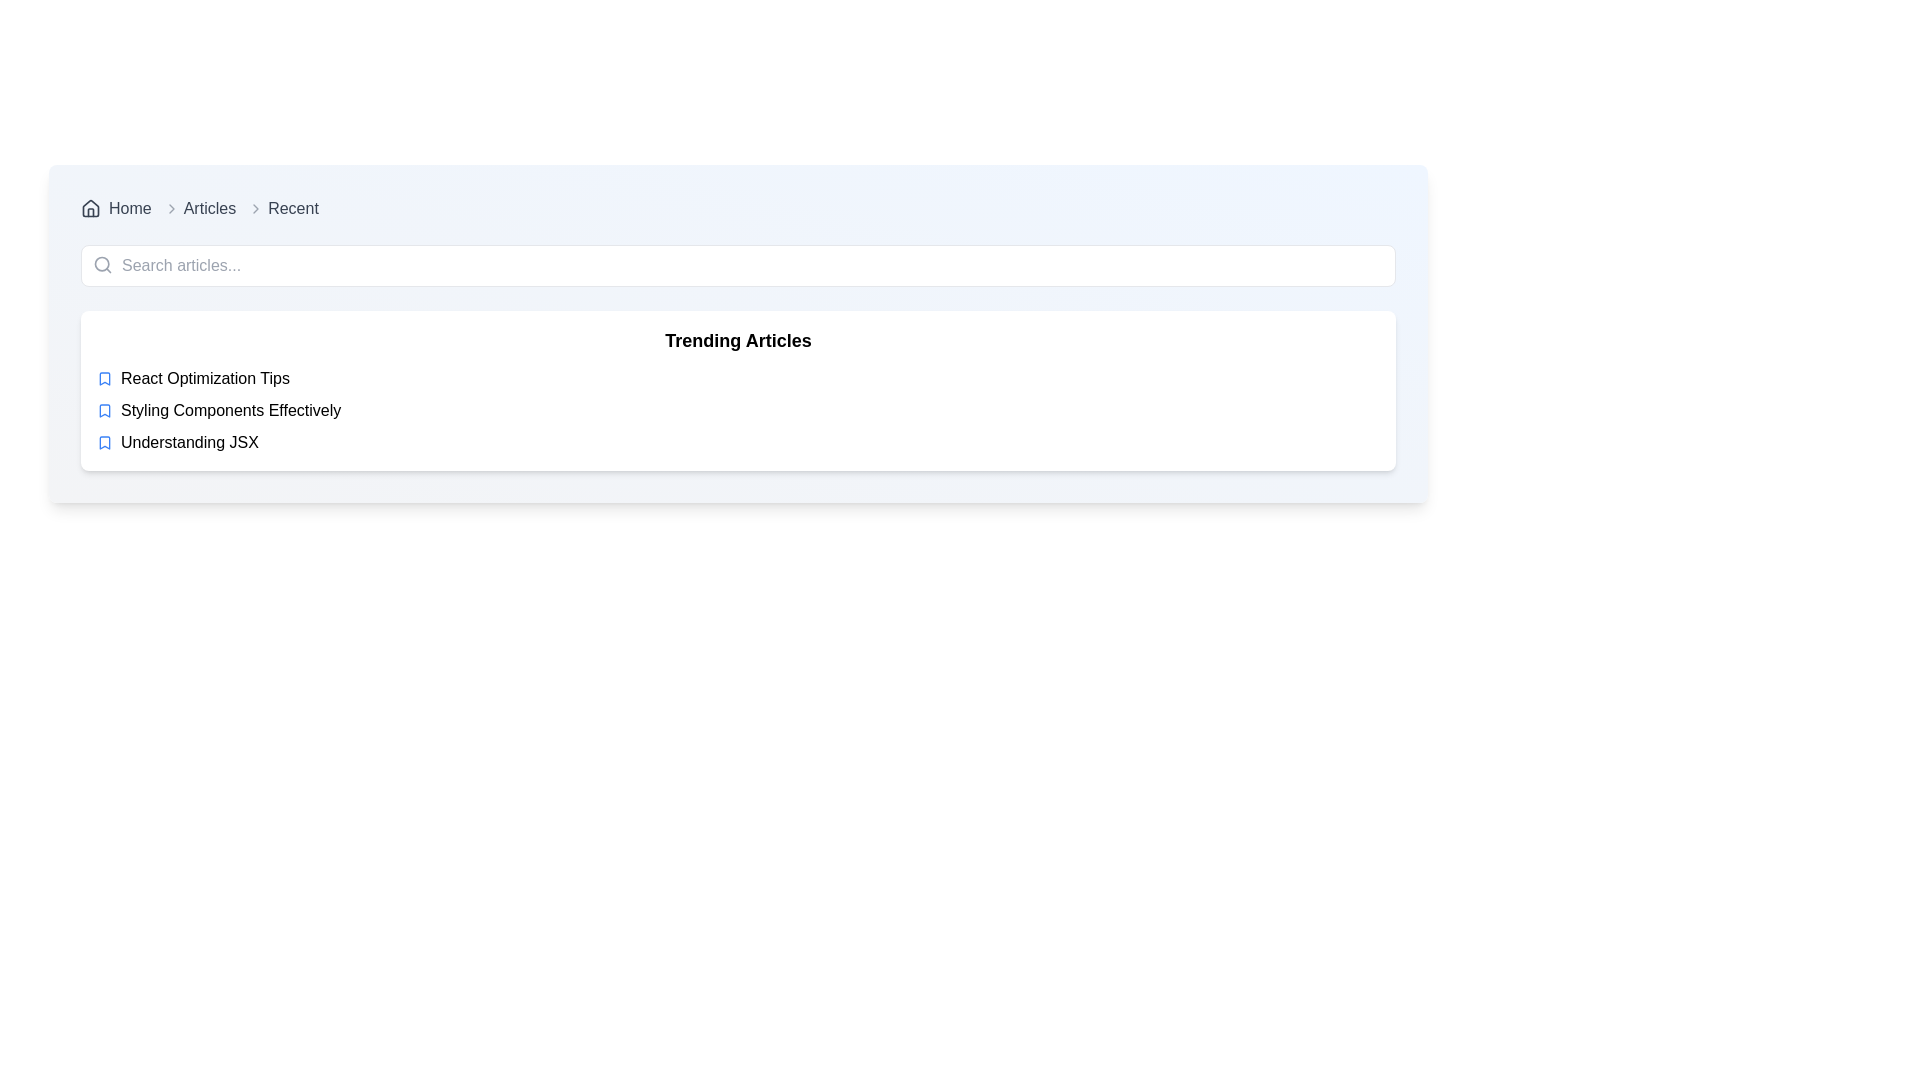  Describe the element at coordinates (90, 208) in the screenshot. I see `the center dot of the 'Home' icon in the navigation breadcrumb menu bar` at that location.